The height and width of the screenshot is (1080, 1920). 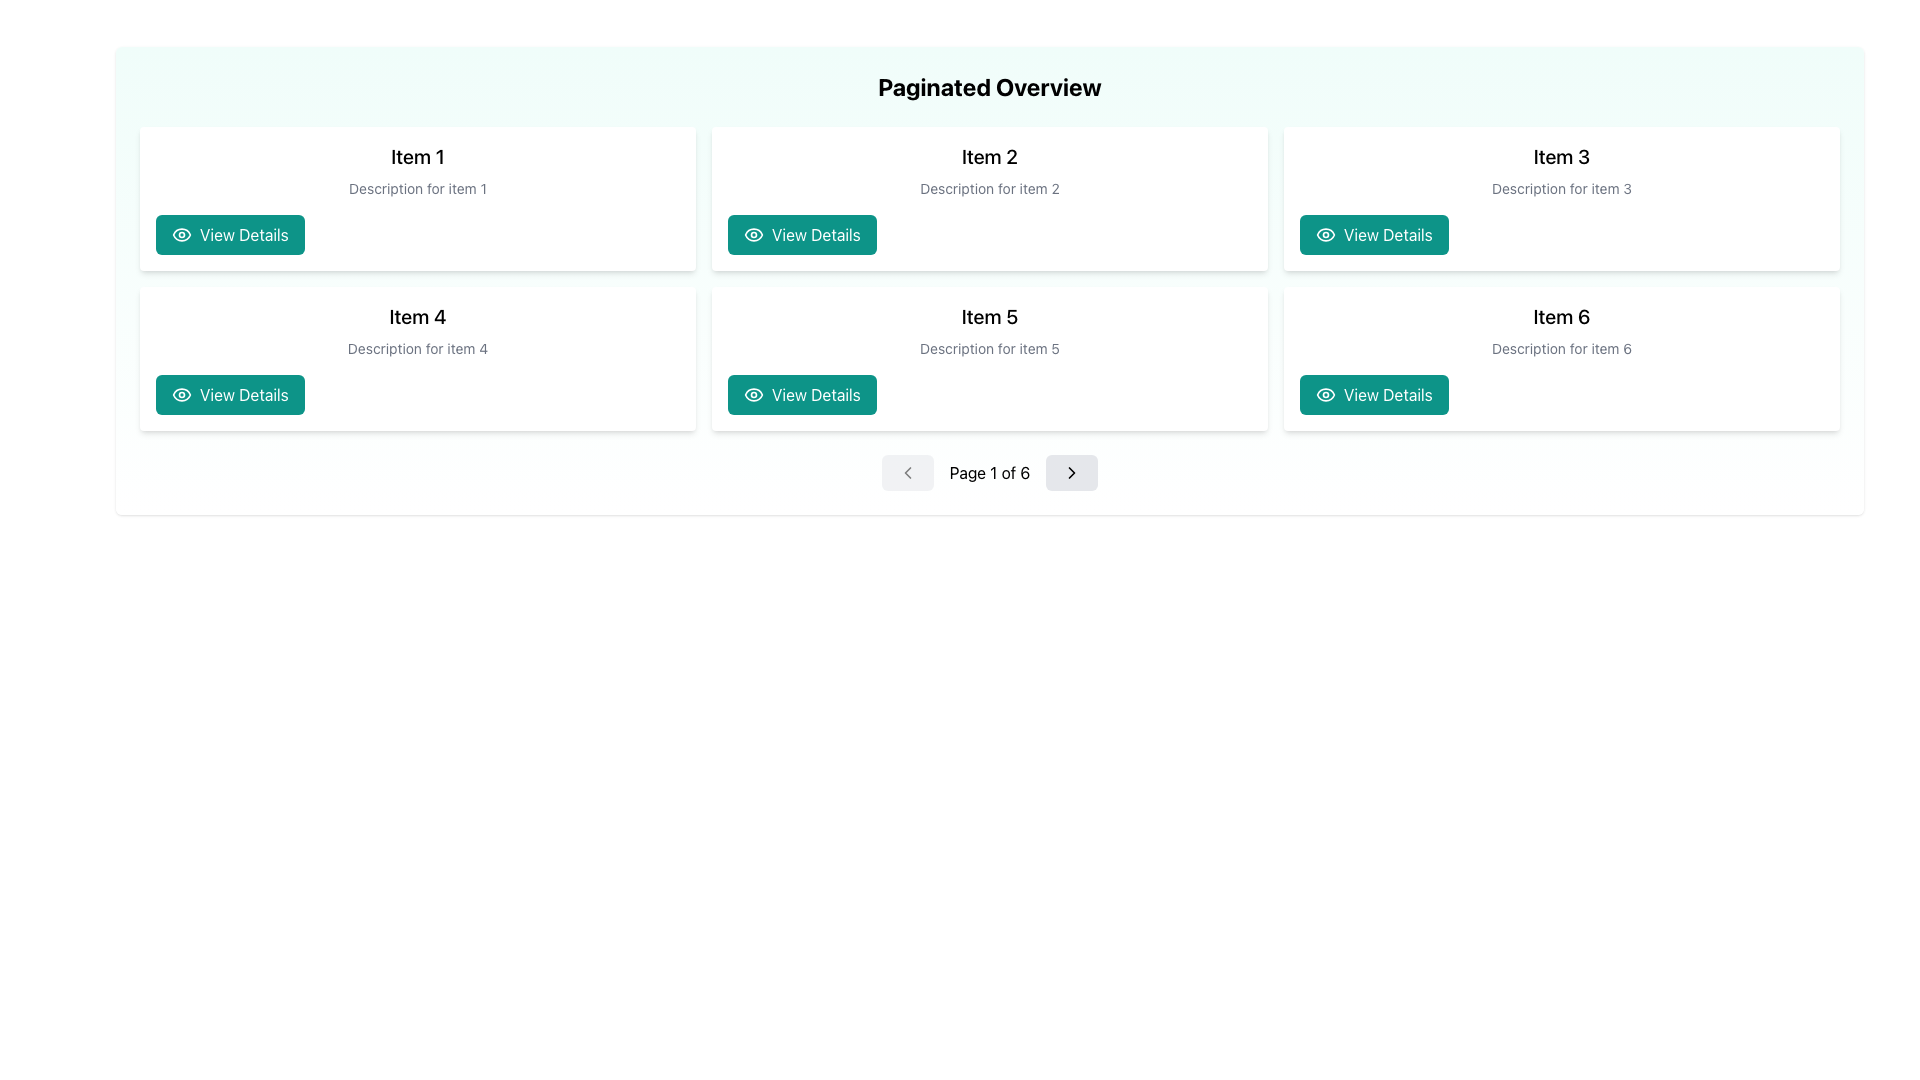 I want to click on the eye-shaped icon button labeled 'View Details' associated with 'Item 5', located in the middle row, second column of the interface layout, so click(x=752, y=394).